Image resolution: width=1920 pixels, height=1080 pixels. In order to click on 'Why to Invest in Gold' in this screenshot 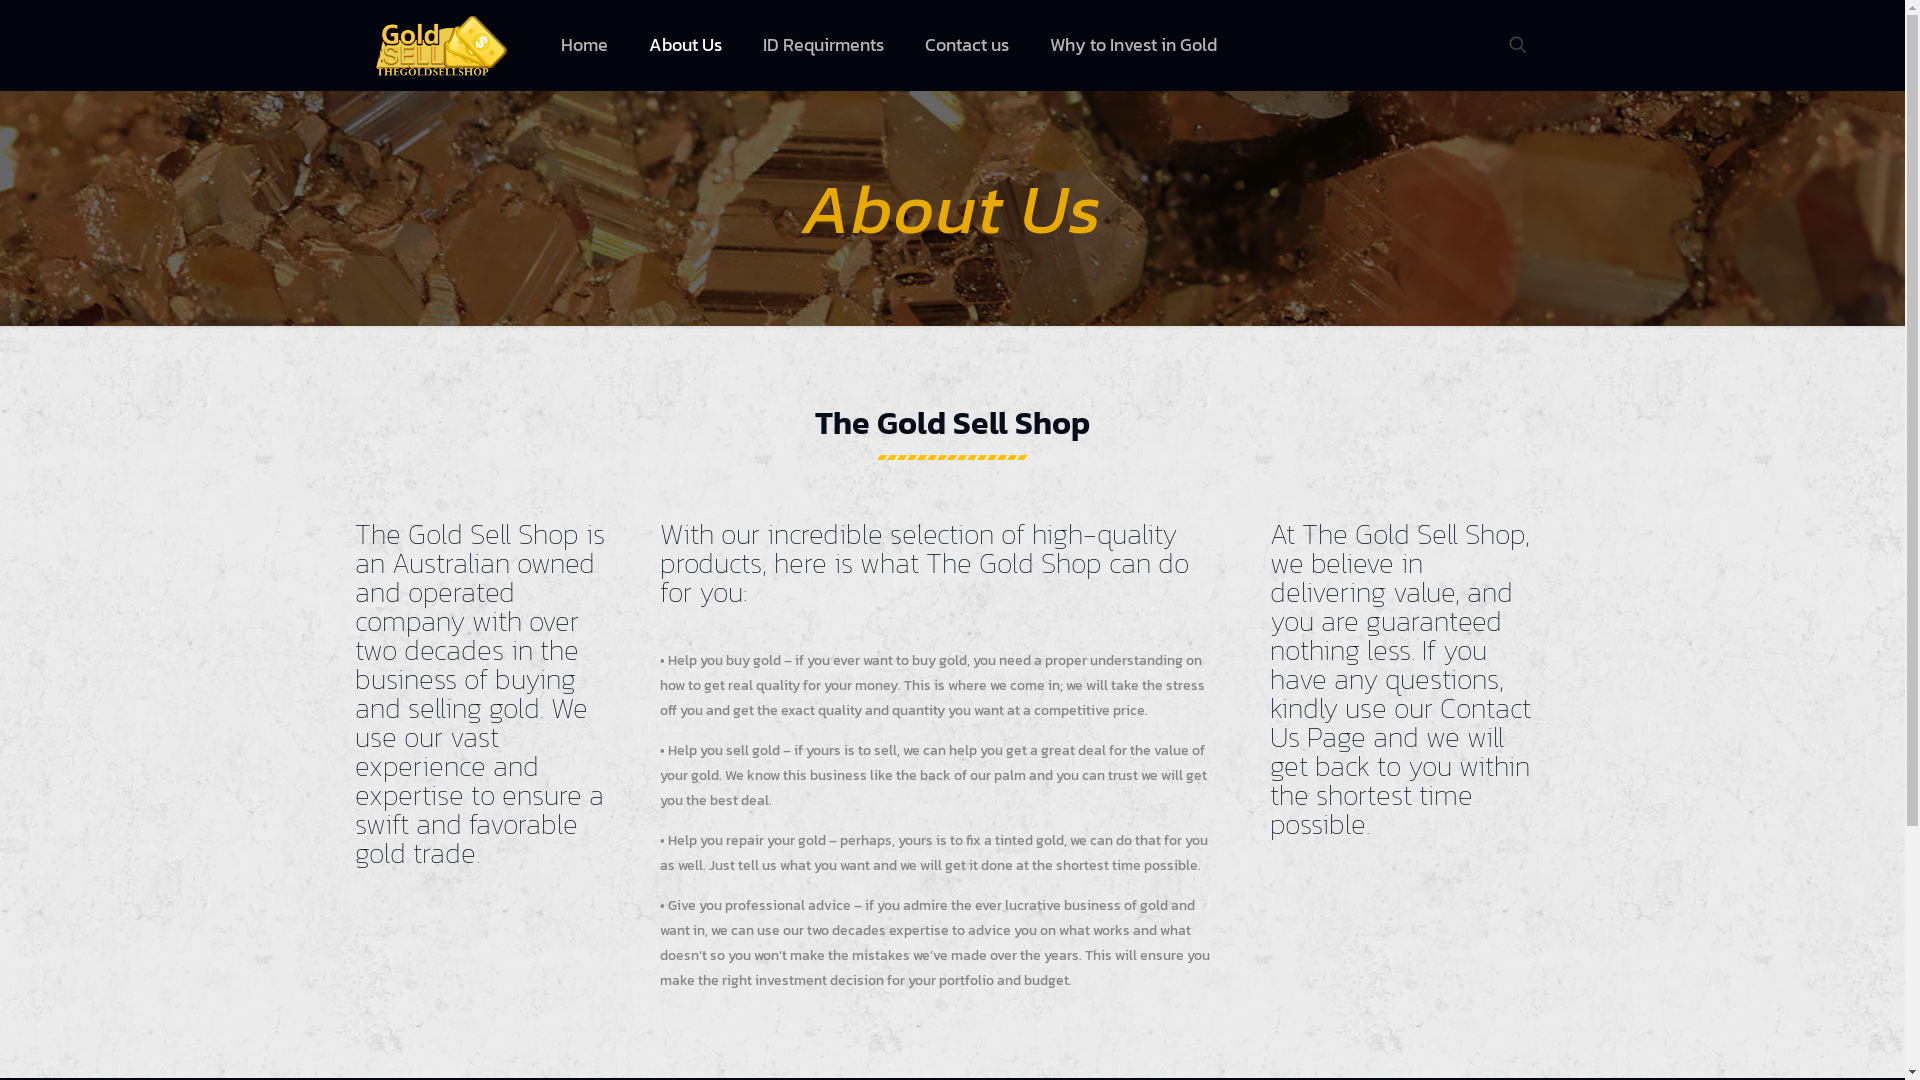, I will do `click(1133, 45)`.